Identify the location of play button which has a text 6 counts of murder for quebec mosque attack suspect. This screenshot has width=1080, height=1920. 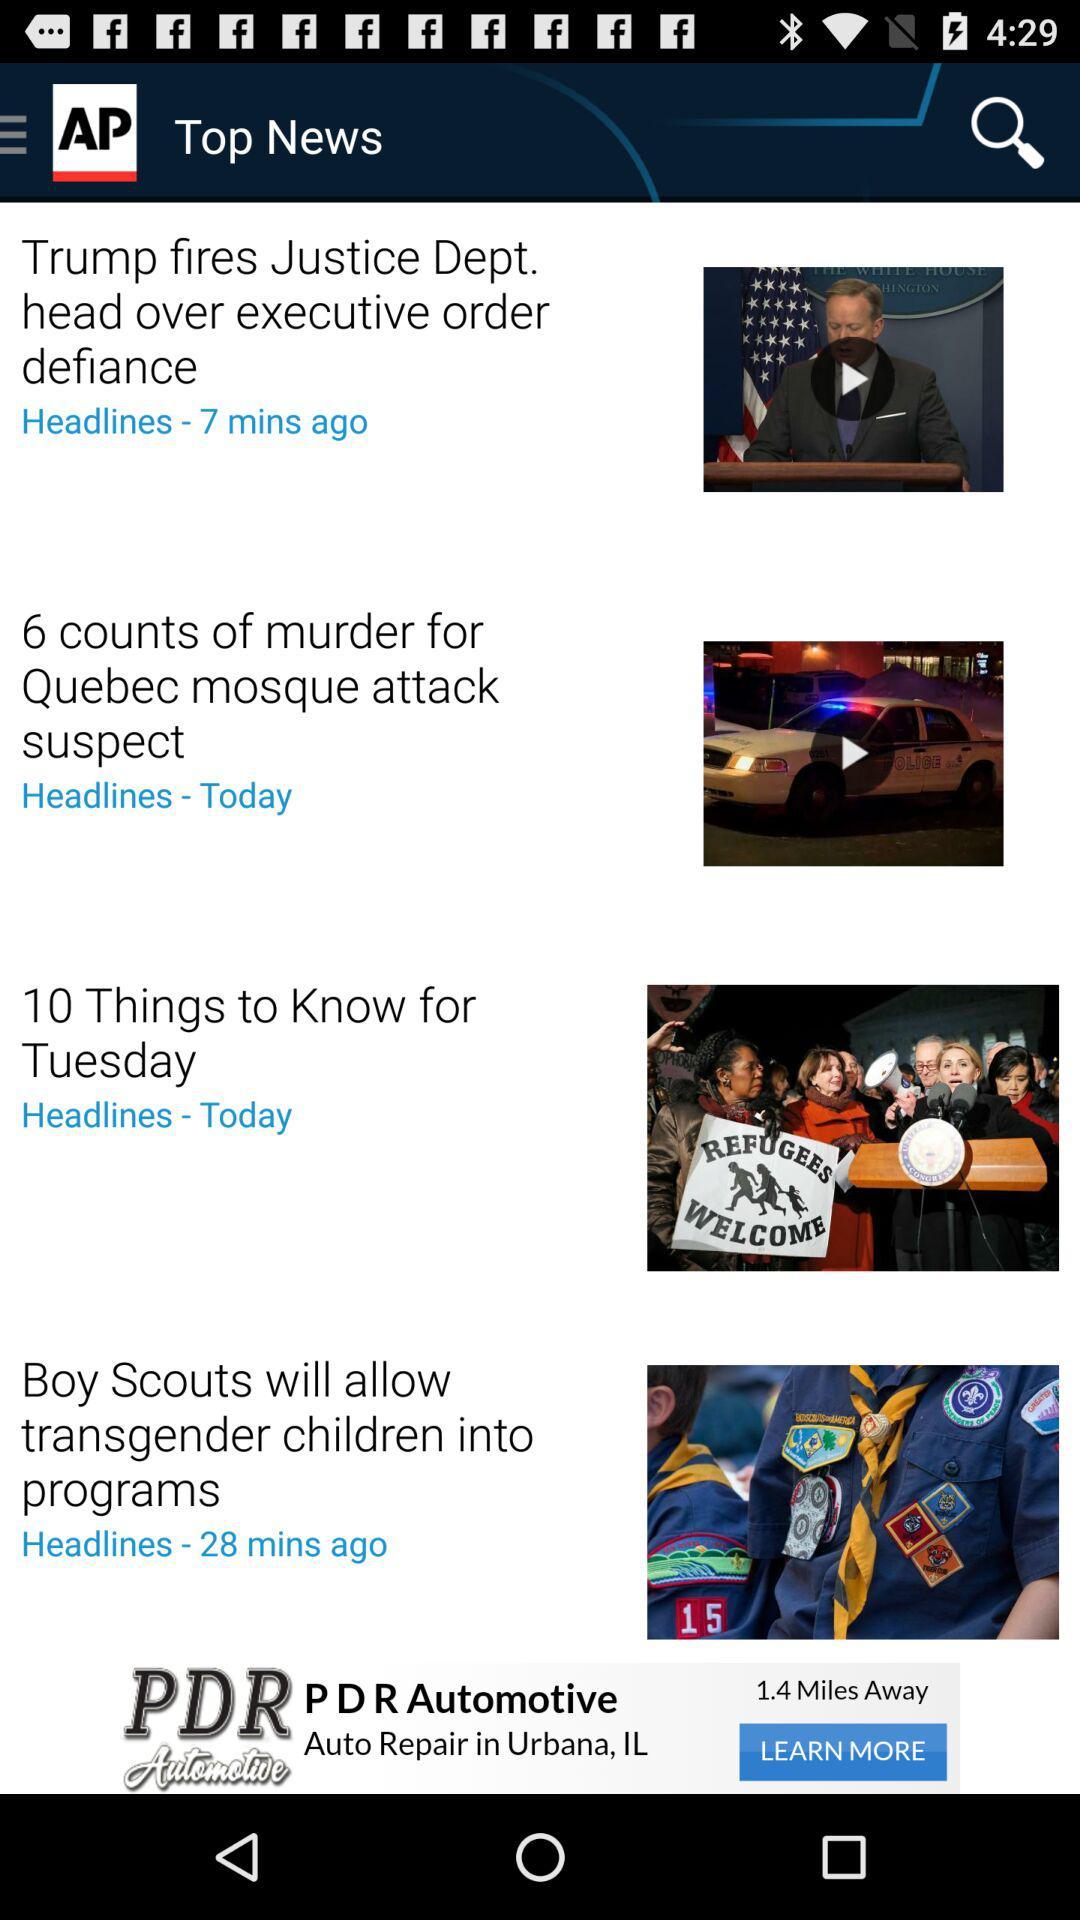
(852, 752).